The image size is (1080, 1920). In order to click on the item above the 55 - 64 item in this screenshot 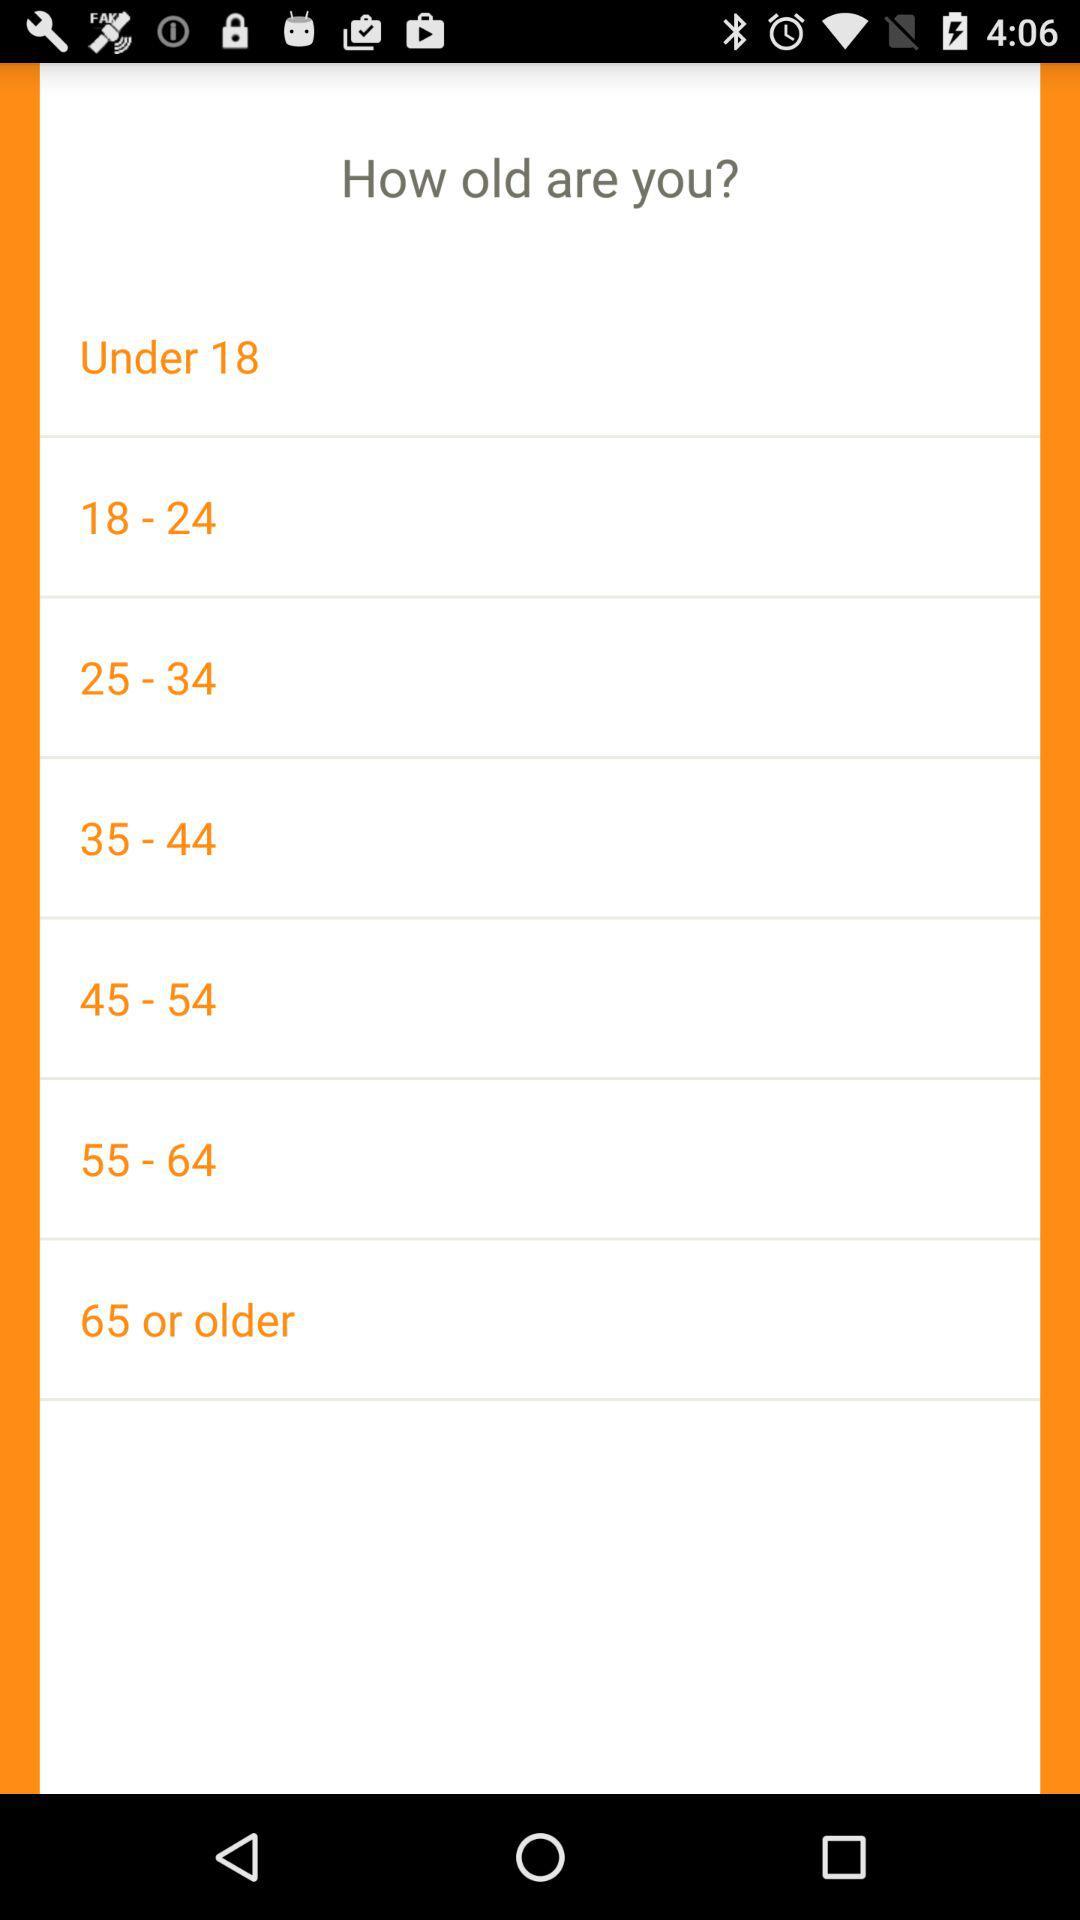, I will do `click(540, 998)`.